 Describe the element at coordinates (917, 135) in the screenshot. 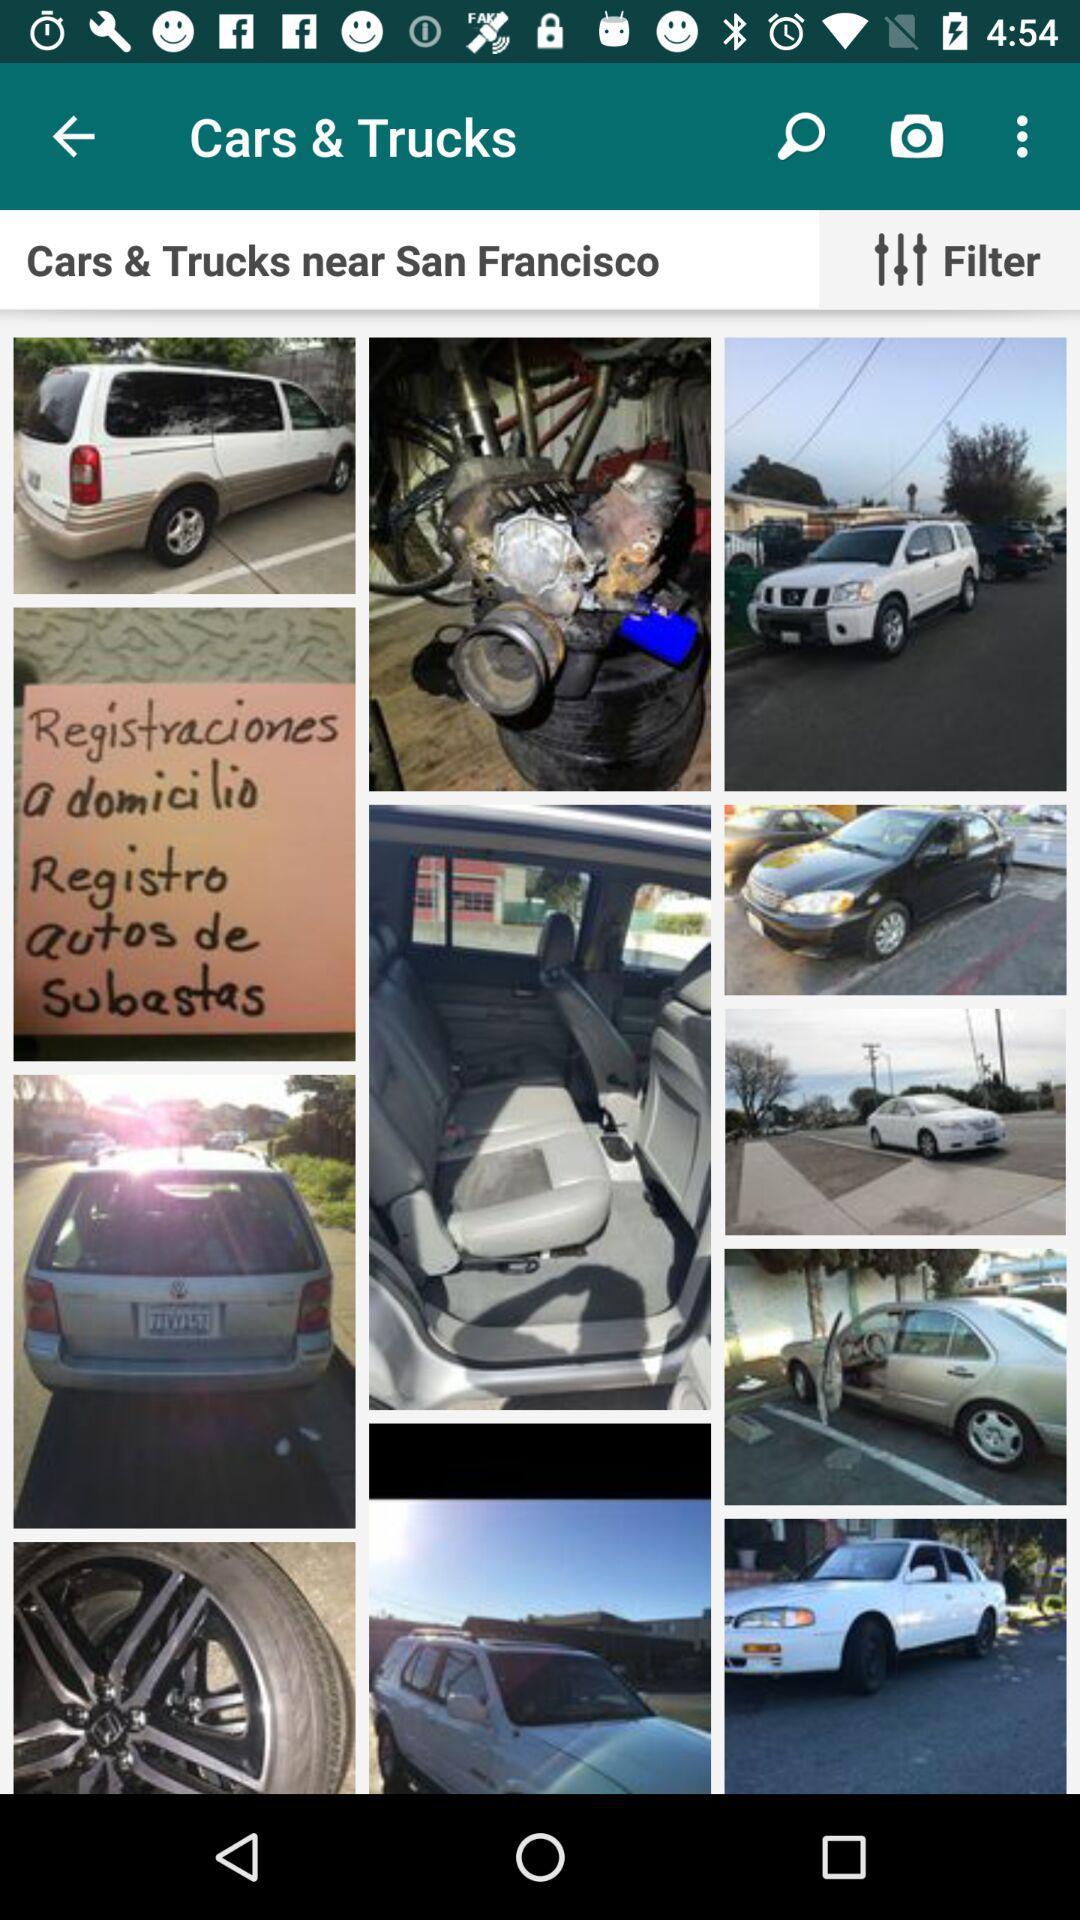

I see `the icon above cars trucks near item` at that location.